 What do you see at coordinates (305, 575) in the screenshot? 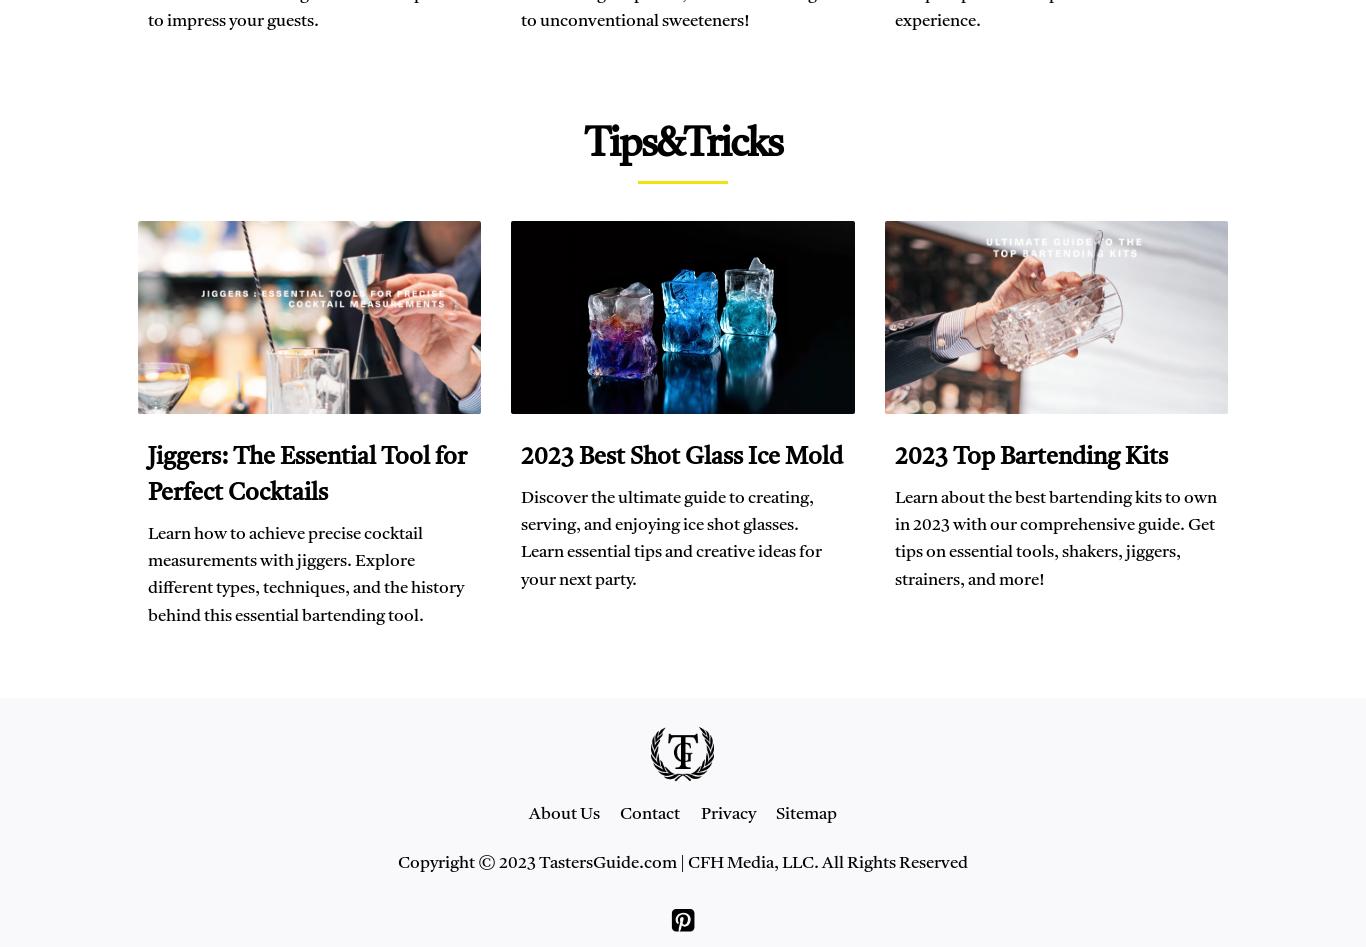
I see `'Learn how to achieve precise cocktail measurements with jiggers. Explore different types, techniques, and the history behind this essential bartending tool.'` at bounding box center [305, 575].